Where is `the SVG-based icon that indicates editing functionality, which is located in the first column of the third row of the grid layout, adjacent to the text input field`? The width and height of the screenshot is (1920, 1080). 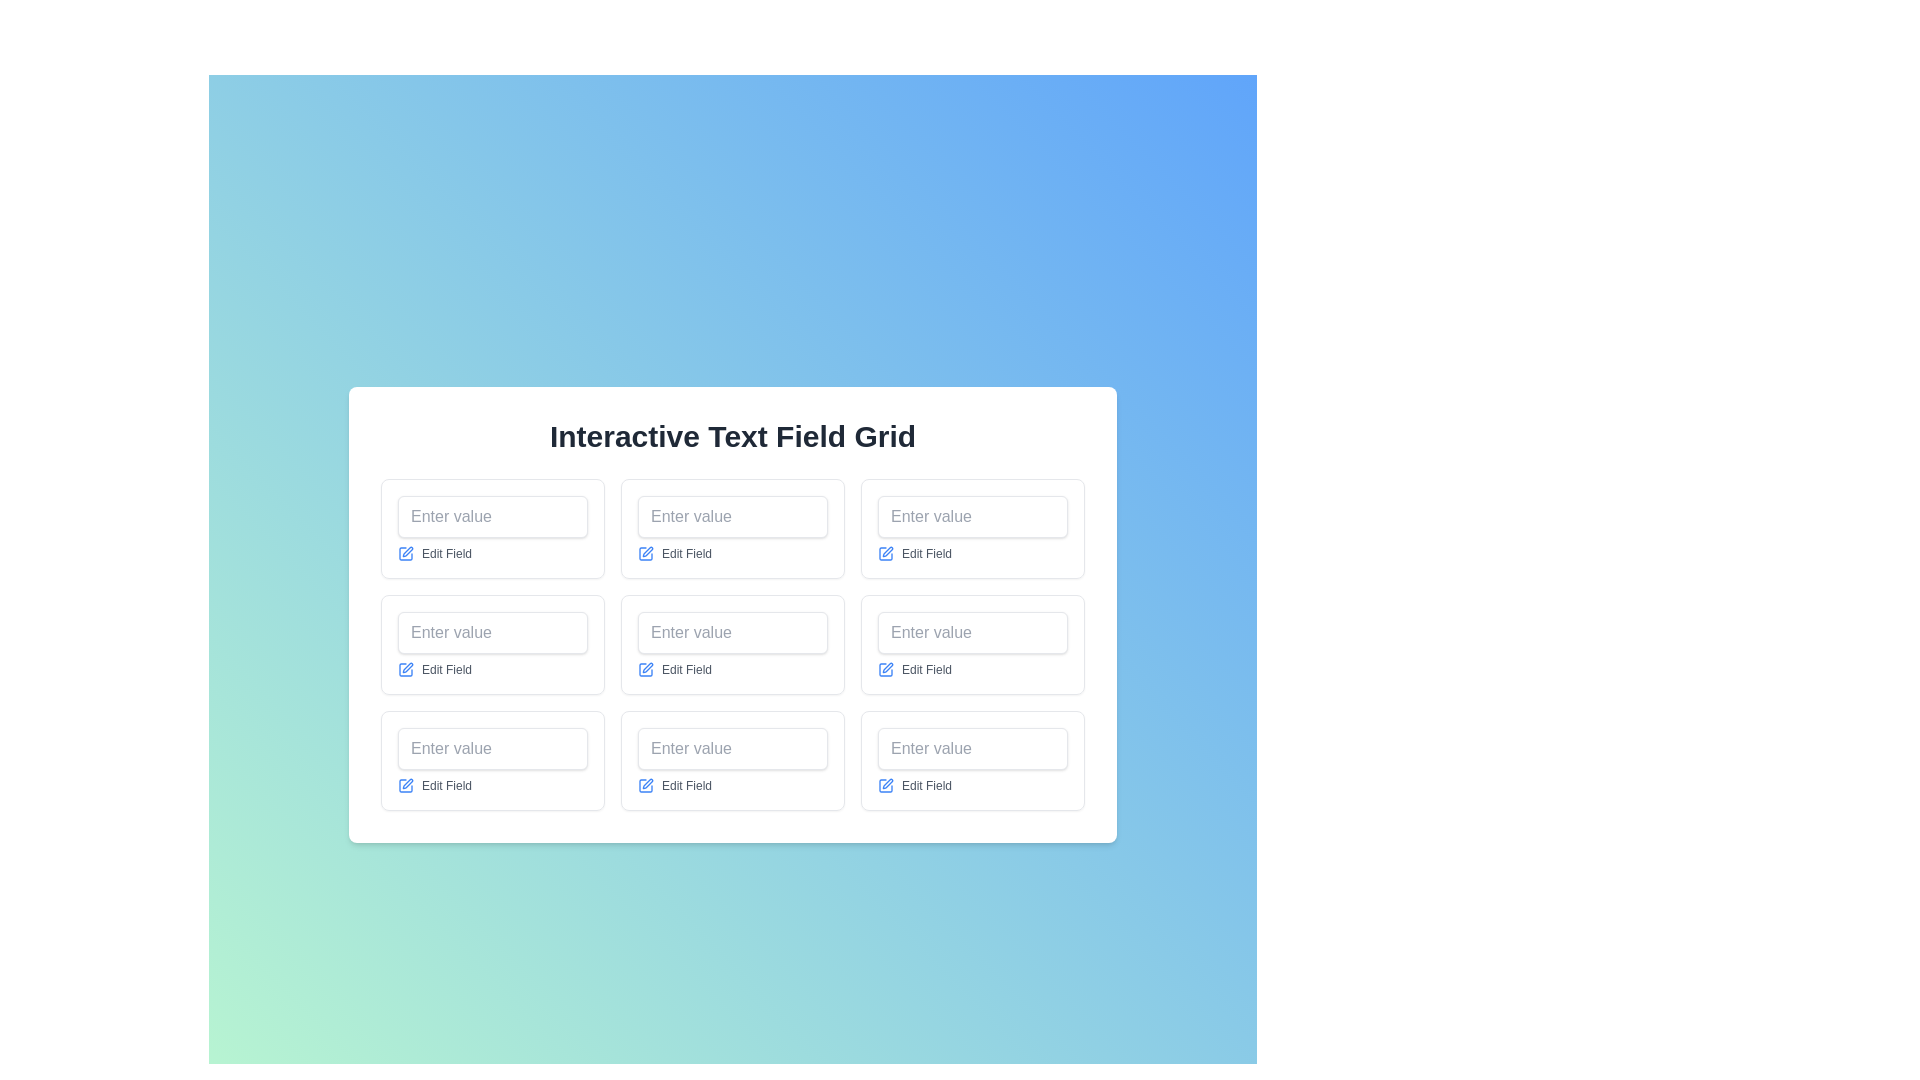 the SVG-based icon that indicates editing functionality, which is located in the first column of the third row of the grid layout, adjacent to the text input field is located at coordinates (405, 670).